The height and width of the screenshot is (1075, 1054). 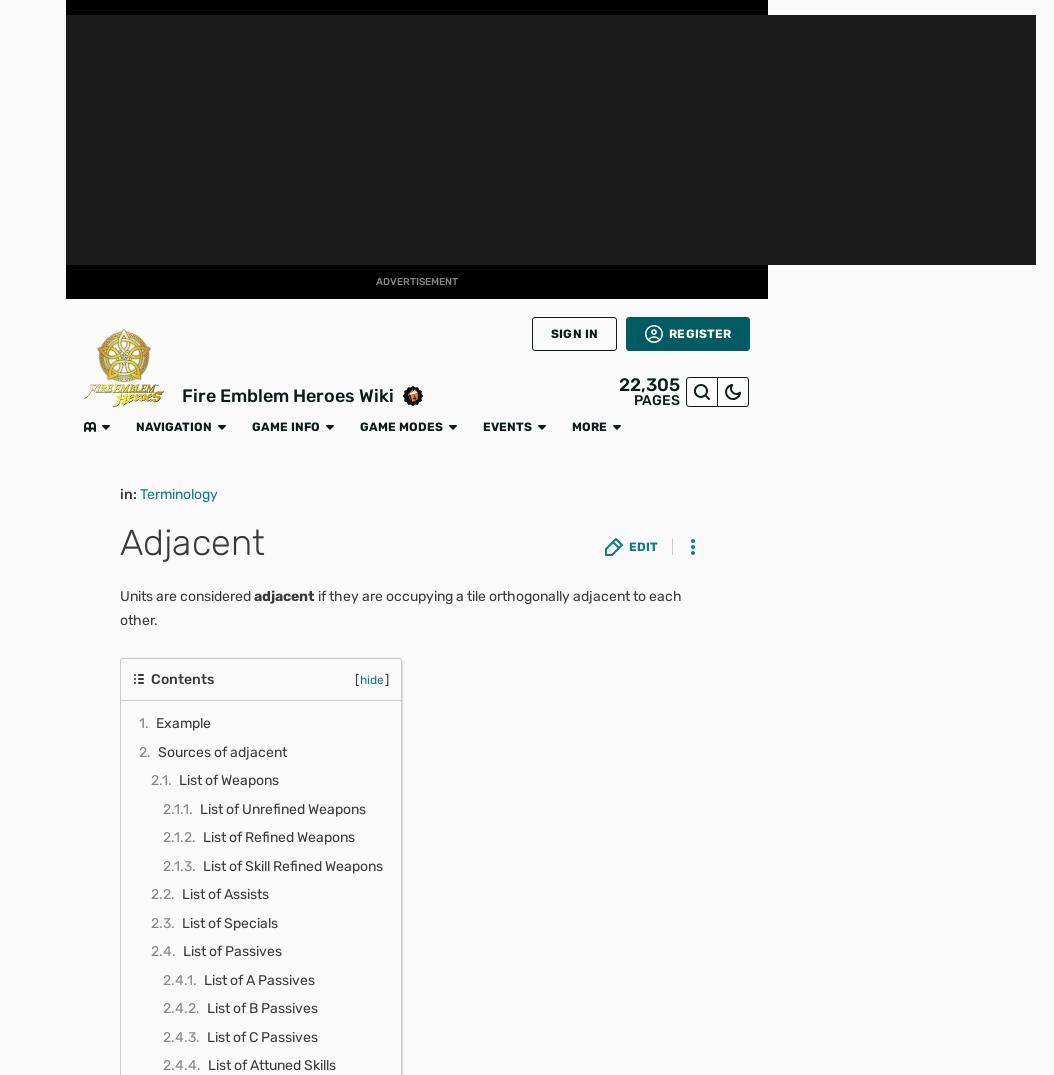 What do you see at coordinates (471, 489) in the screenshot?
I see `'For each foe within 4 spaces of unit, unit can move to any of the nearest spaces adjacent to that foe (unless space is impassible terrain). Inflicts Atk/Spd/Def/Res-5 on foes within 2 spaces of unit during combat. If unit's Spd > foe's Spd, neutralizes effects that guarantee foe's follow-up attacks and effects that prevent unit's follow-up attacks during combat.'` at bounding box center [471, 489].